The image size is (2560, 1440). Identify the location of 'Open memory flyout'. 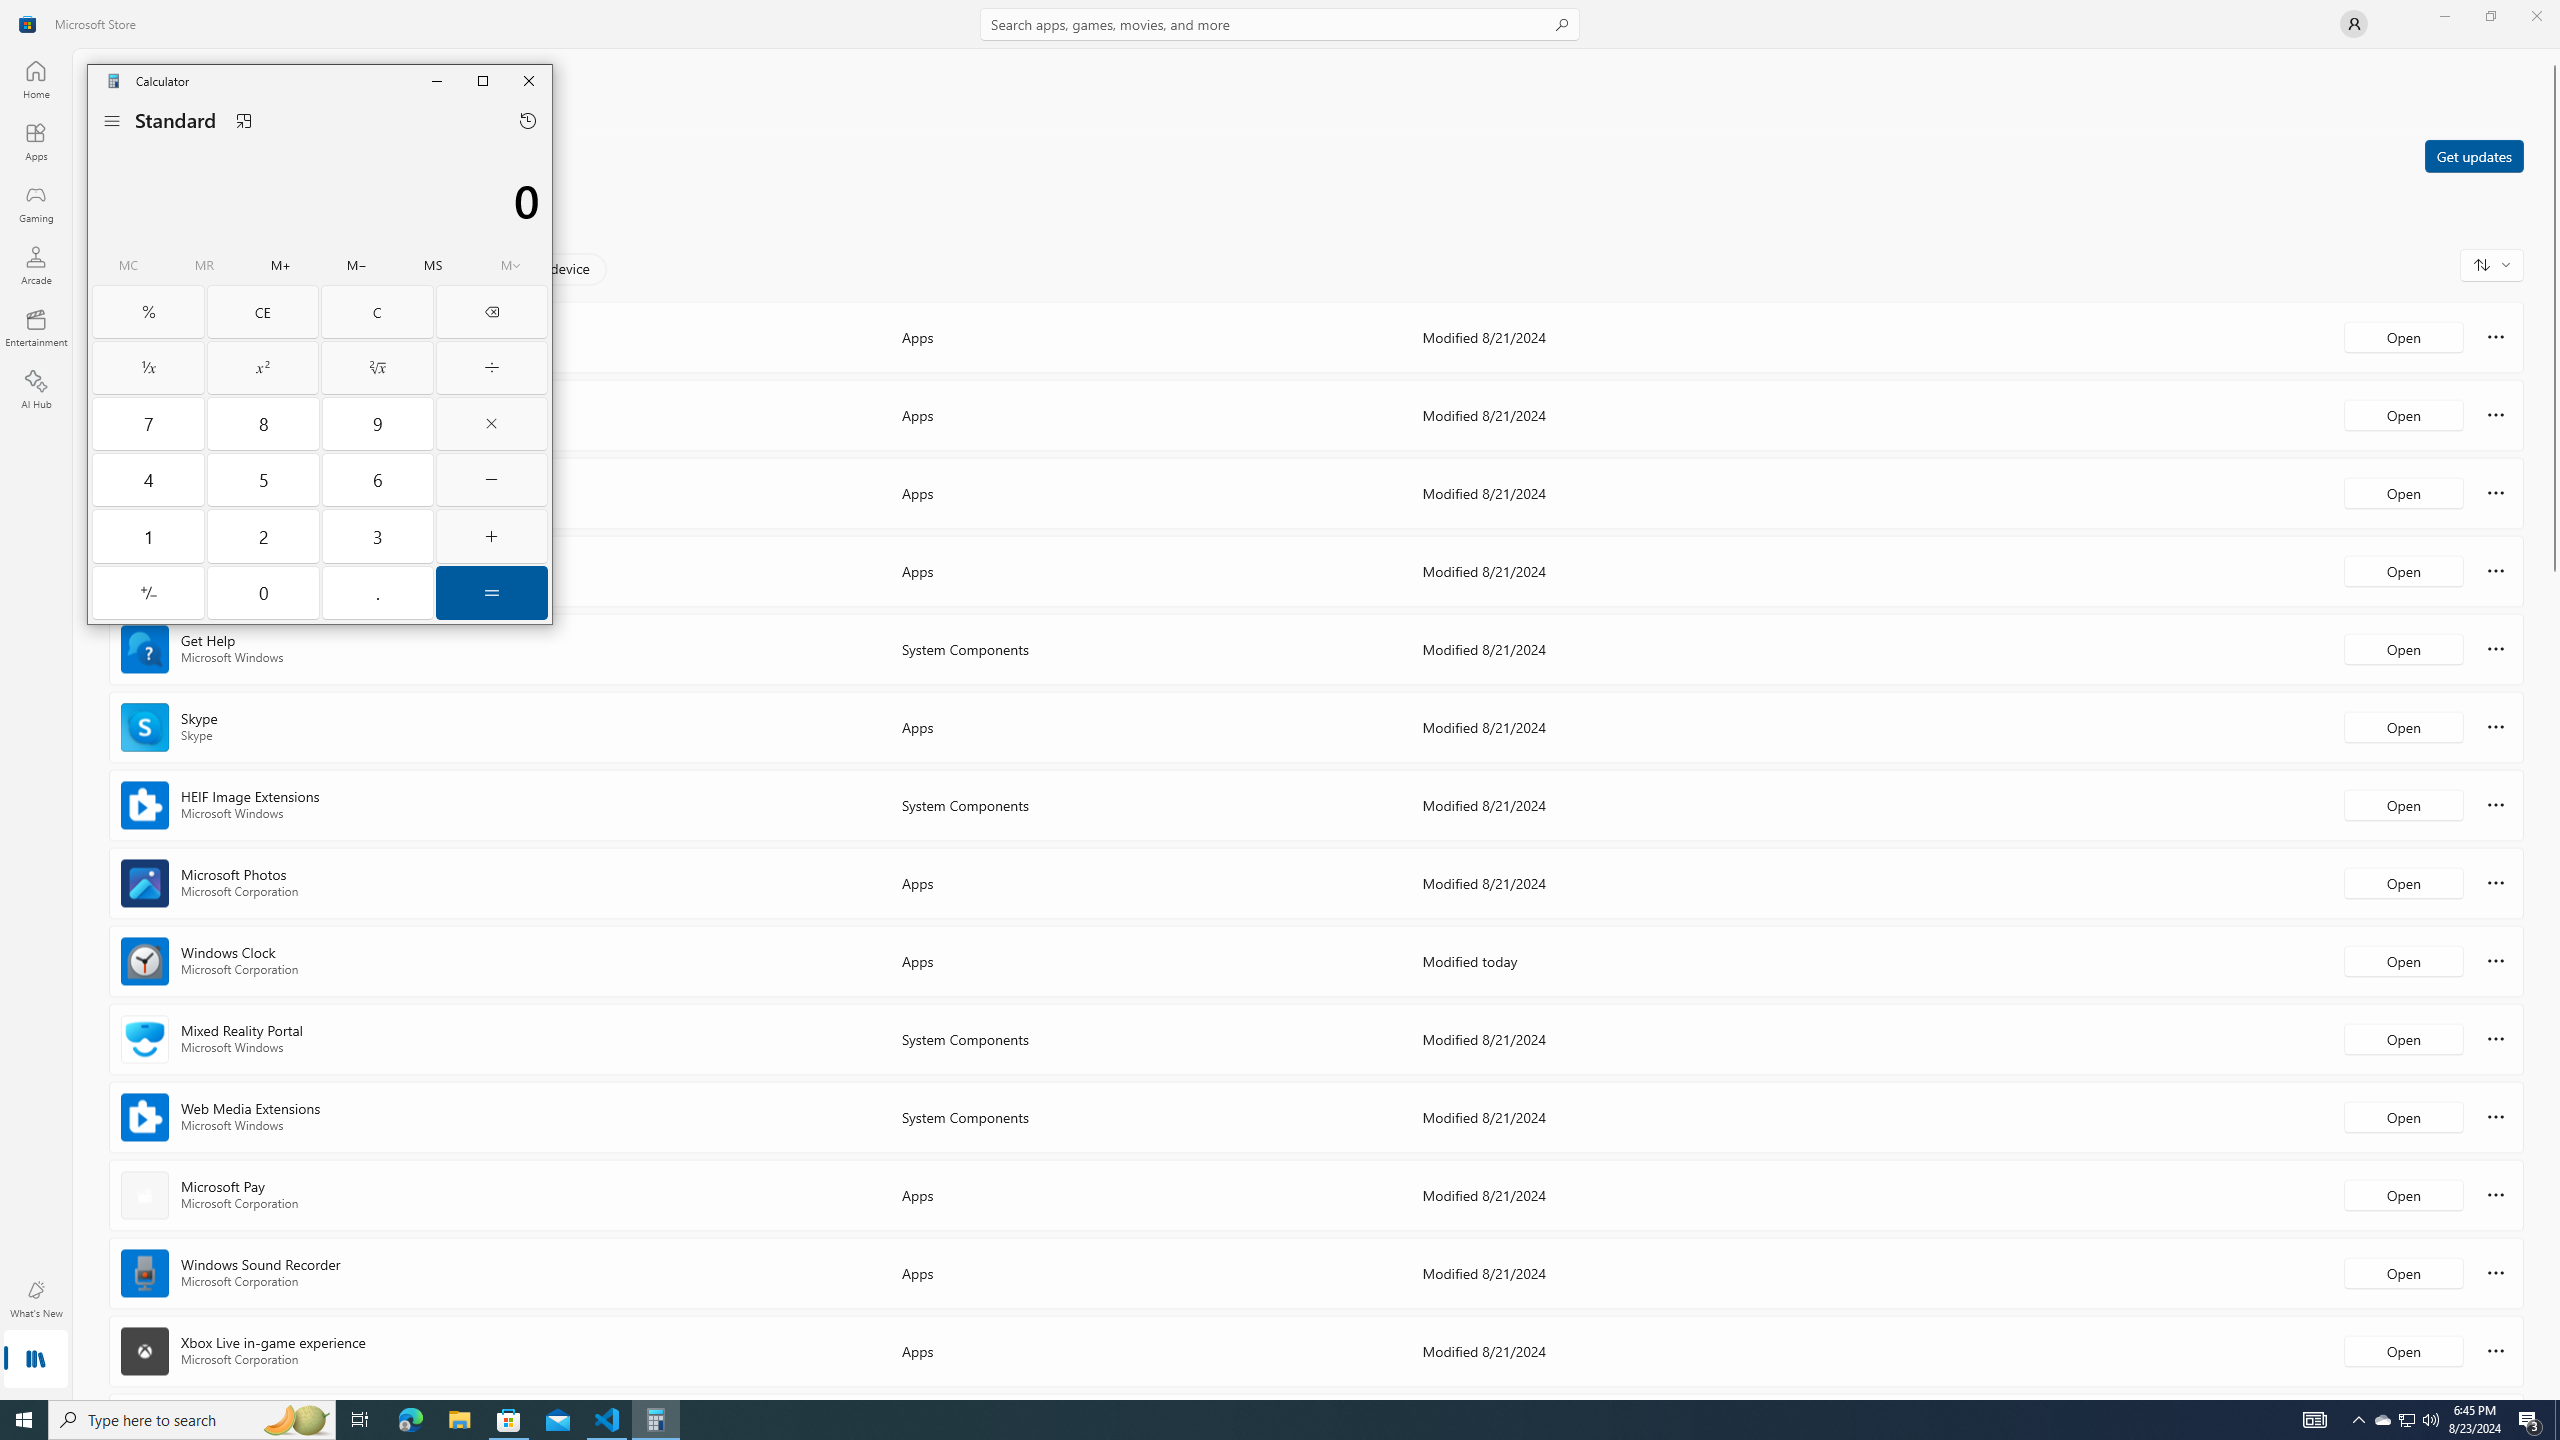
(509, 265).